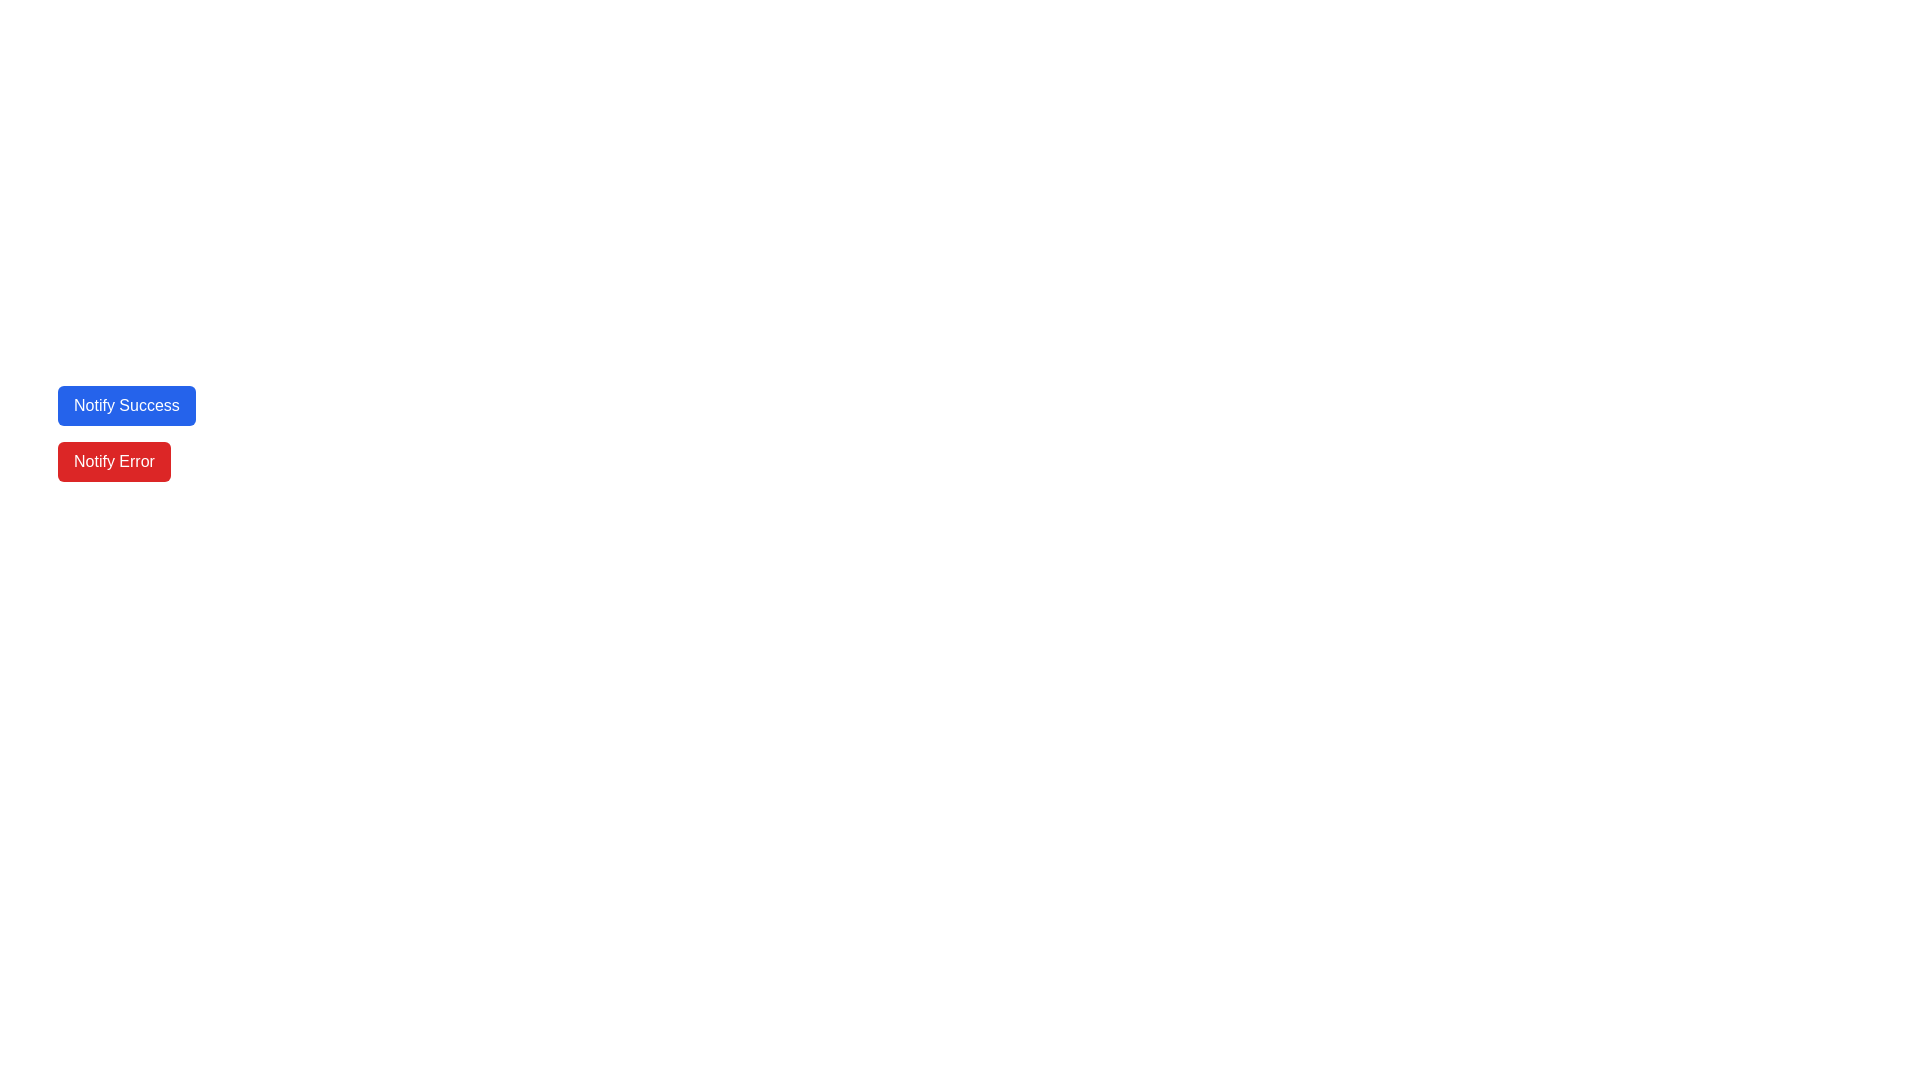  I want to click on the red button labeled 'Notify Error', so click(113, 462).